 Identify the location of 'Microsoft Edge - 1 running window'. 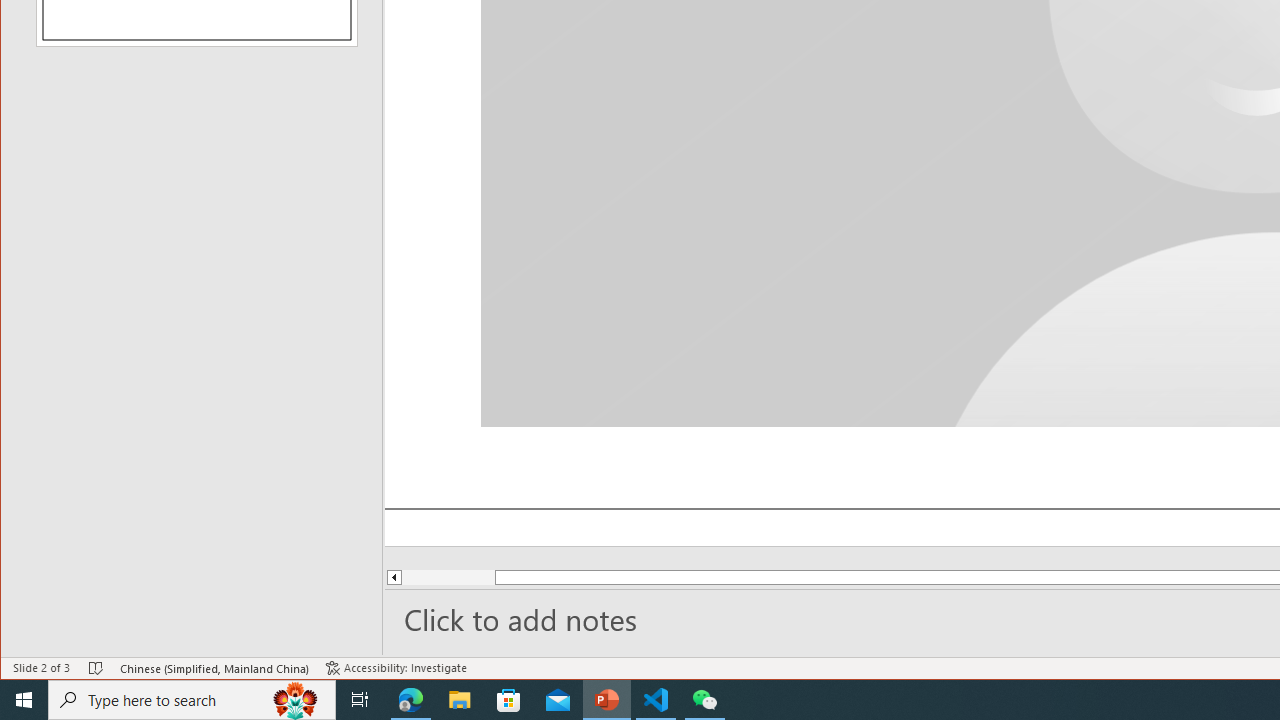
(410, 698).